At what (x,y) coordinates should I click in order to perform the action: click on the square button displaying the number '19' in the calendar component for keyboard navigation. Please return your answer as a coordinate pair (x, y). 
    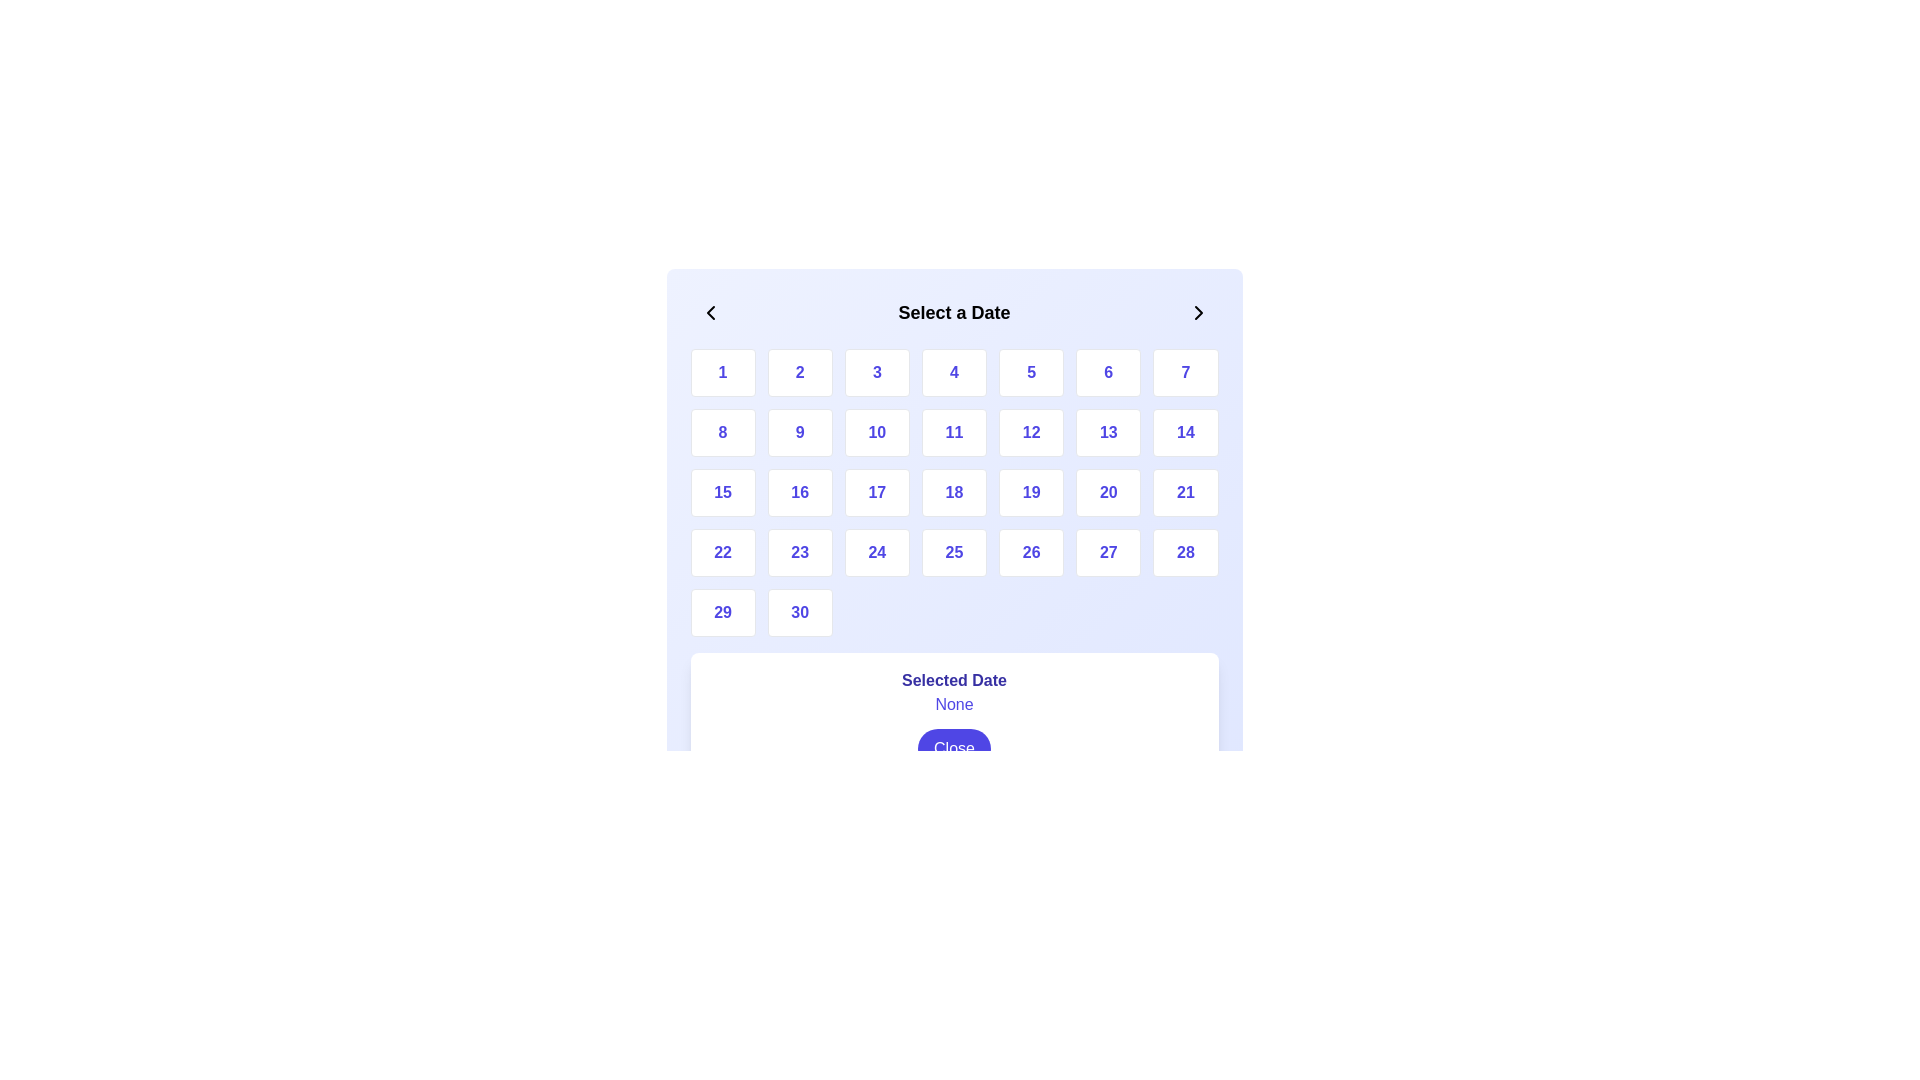
    Looking at the image, I should click on (1031, 493).